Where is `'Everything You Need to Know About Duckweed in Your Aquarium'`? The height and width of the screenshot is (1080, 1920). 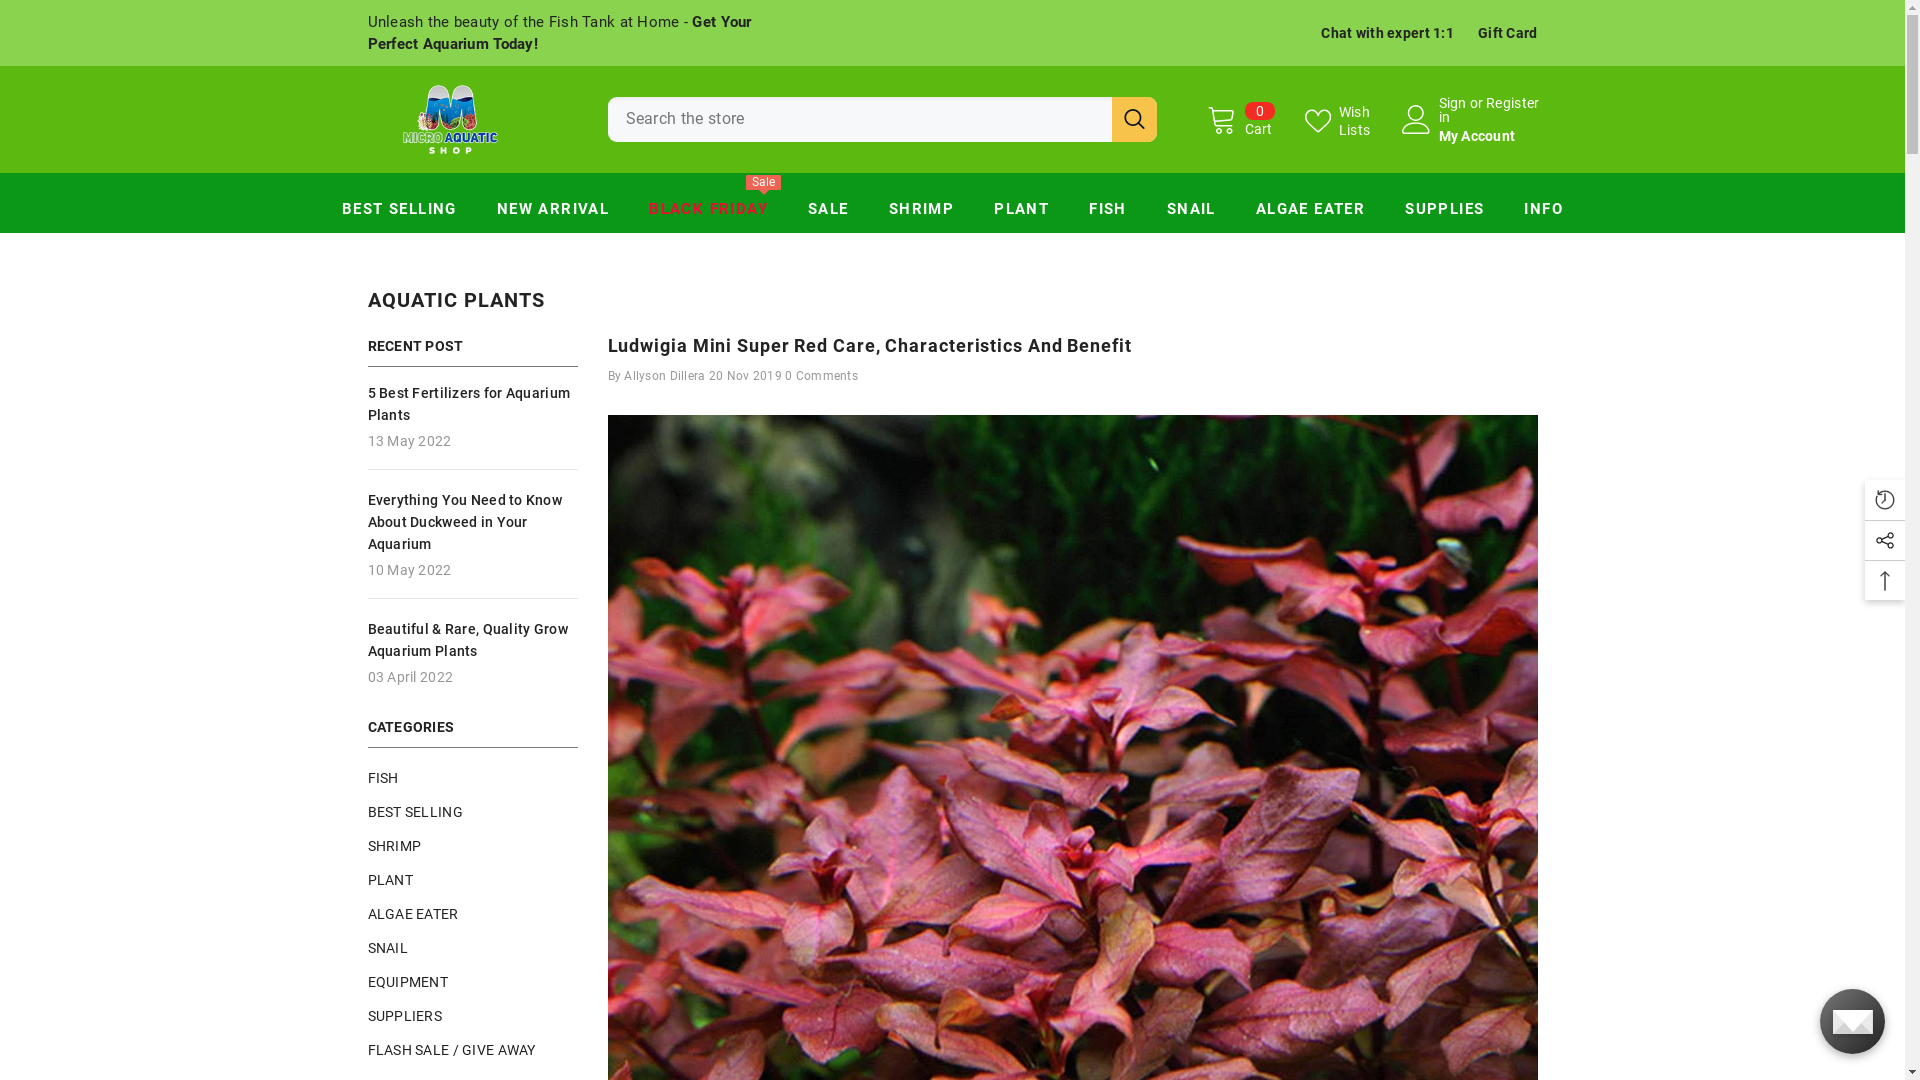
'Everything You Need to Know About Duckweed in Your Aquarium' is located at coordinates (472, 519).